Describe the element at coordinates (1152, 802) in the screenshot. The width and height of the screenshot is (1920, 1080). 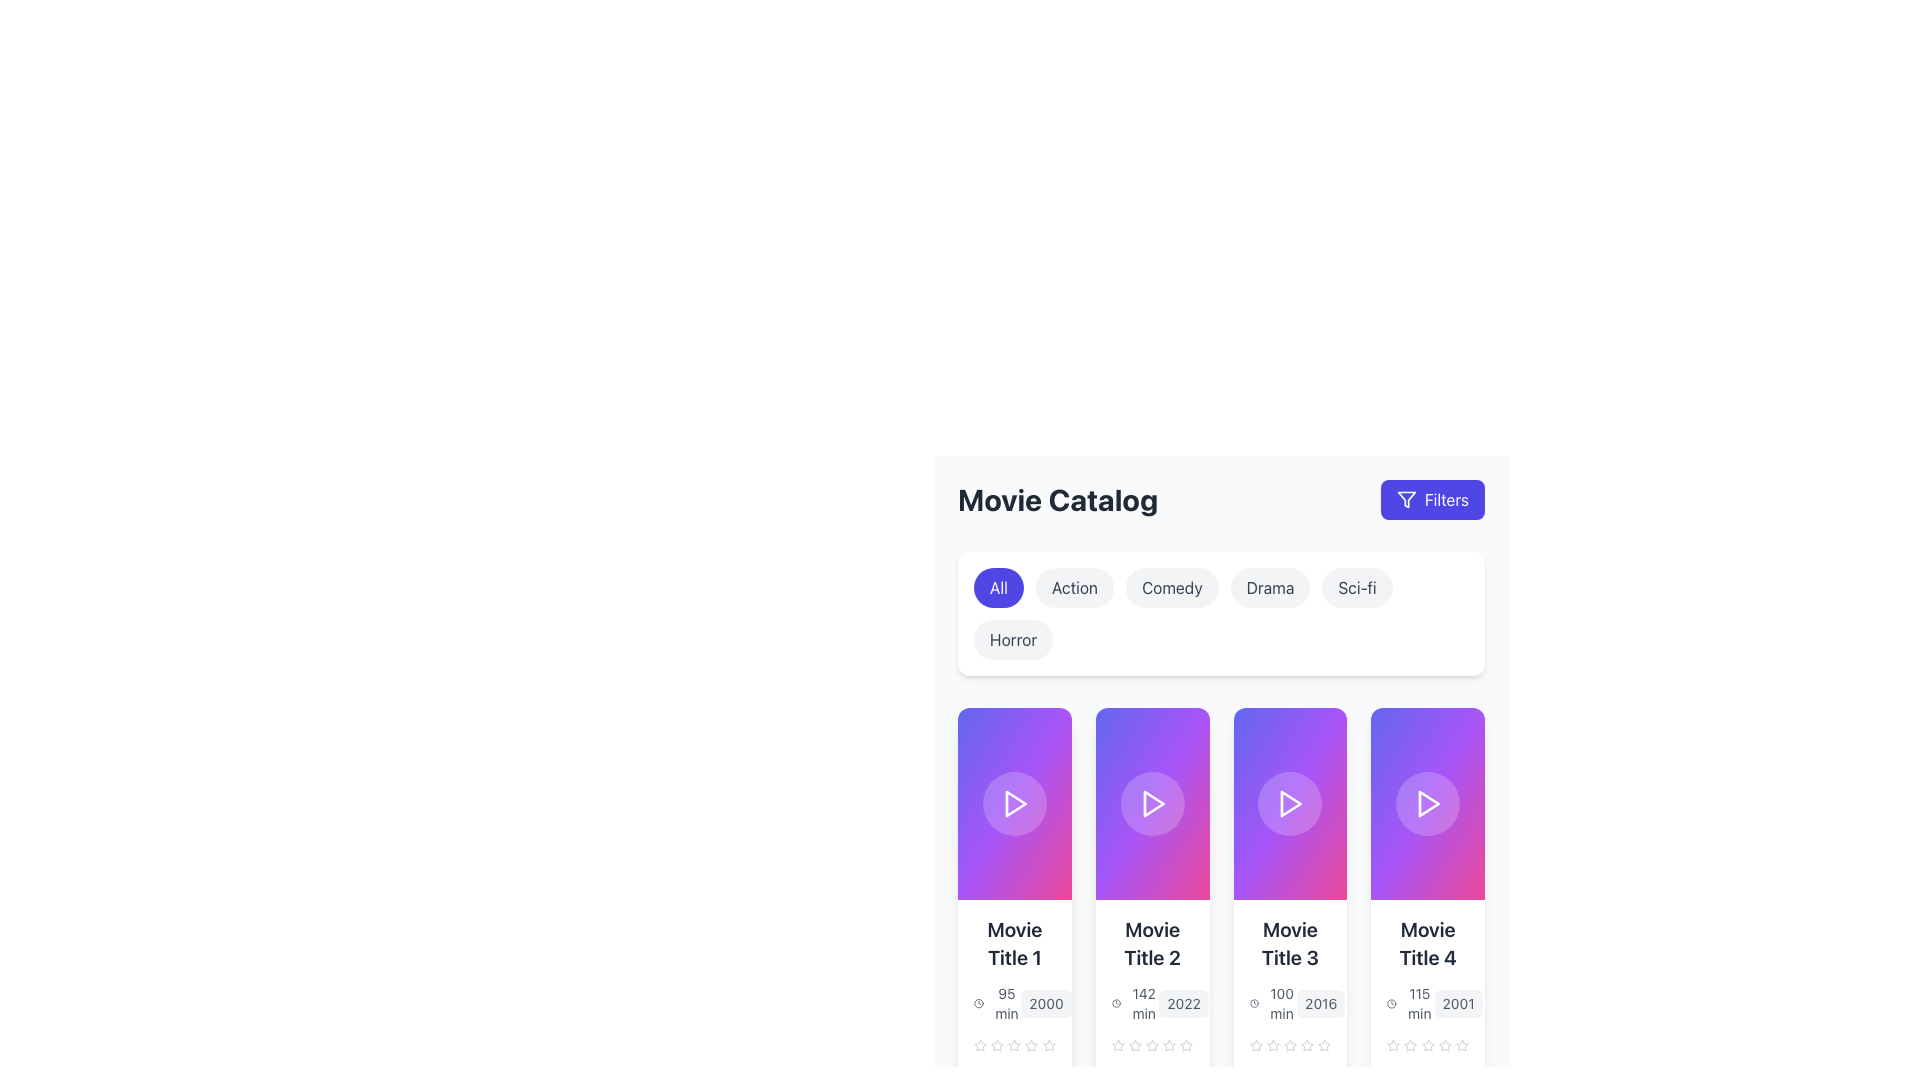
I see `the play button icon located in the center of the Interactive panel on the second movie card in the movie catalog section` at that location.